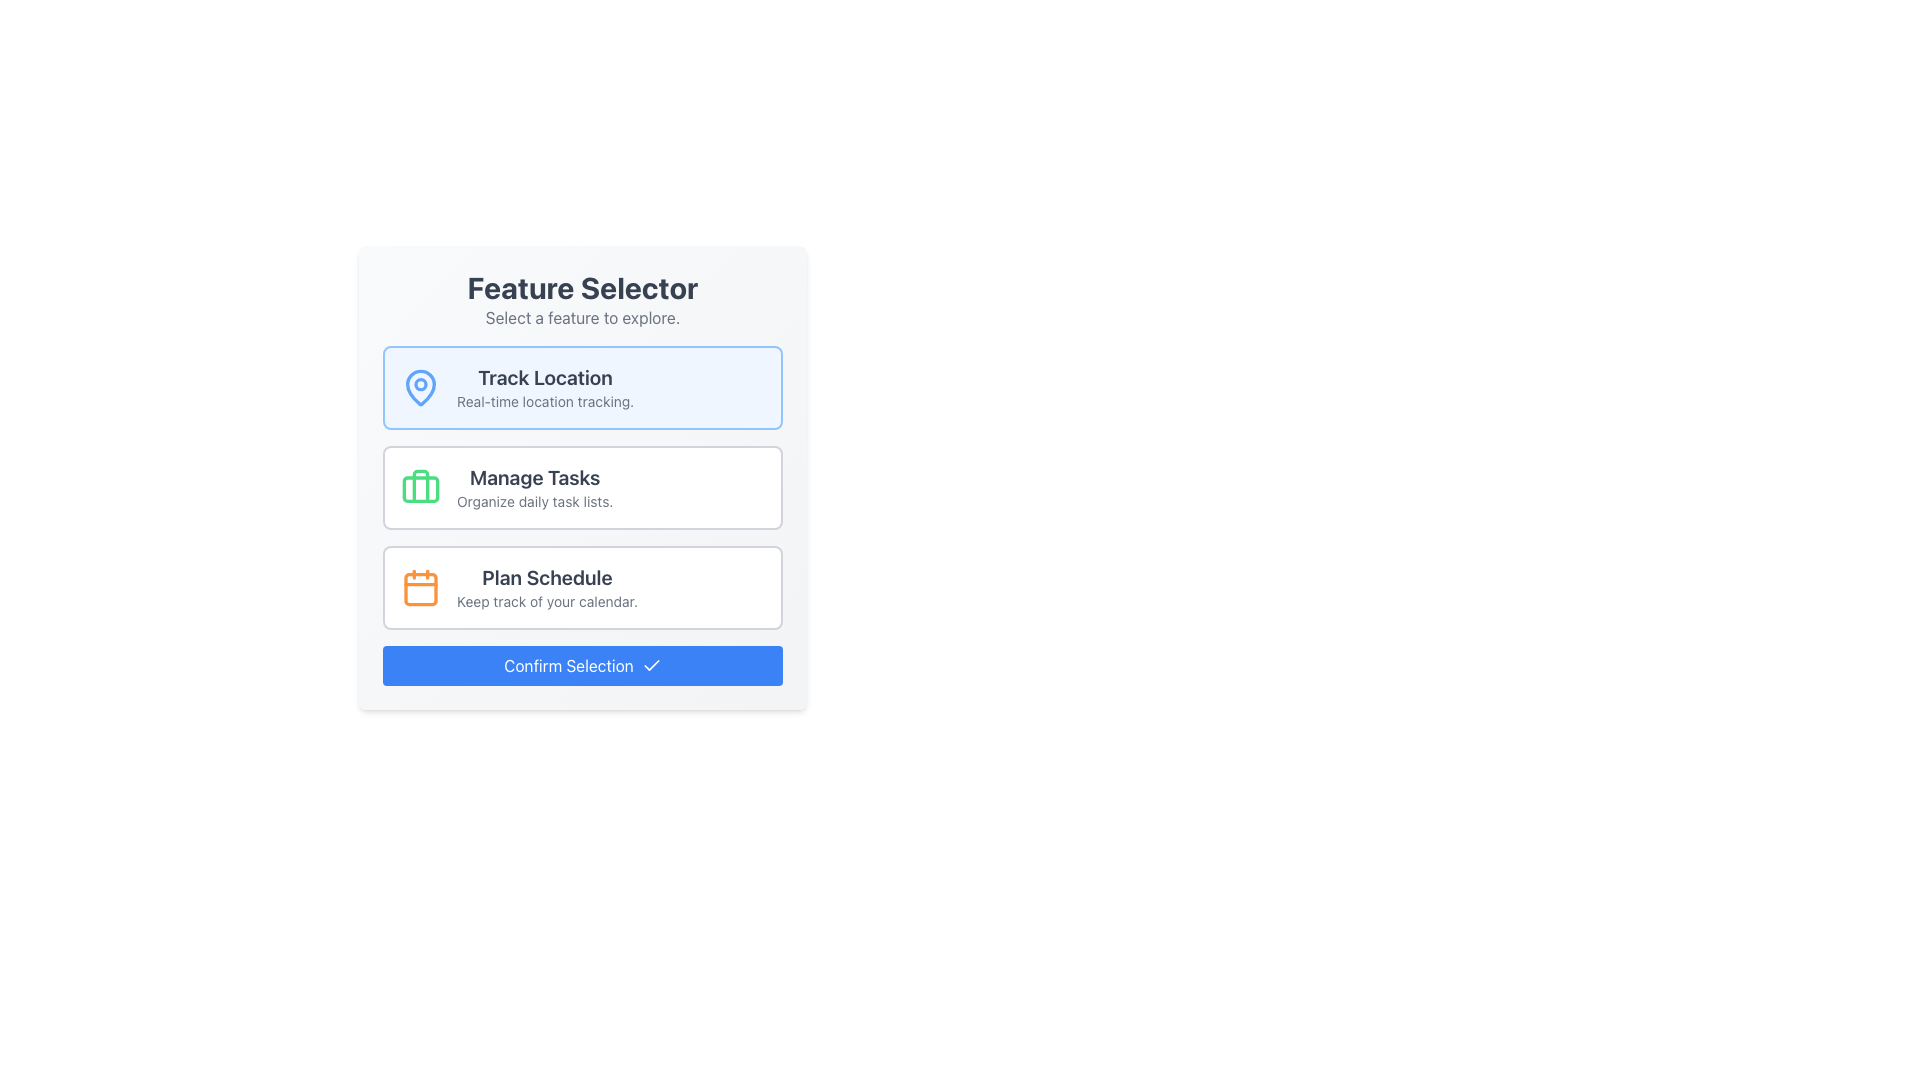 The image size is (1920, 1080). I want to click on the static text label titled 'Manage Tasks' which serves as the primary title for the feature option, located in the central section of the interface, so click(535, 478).